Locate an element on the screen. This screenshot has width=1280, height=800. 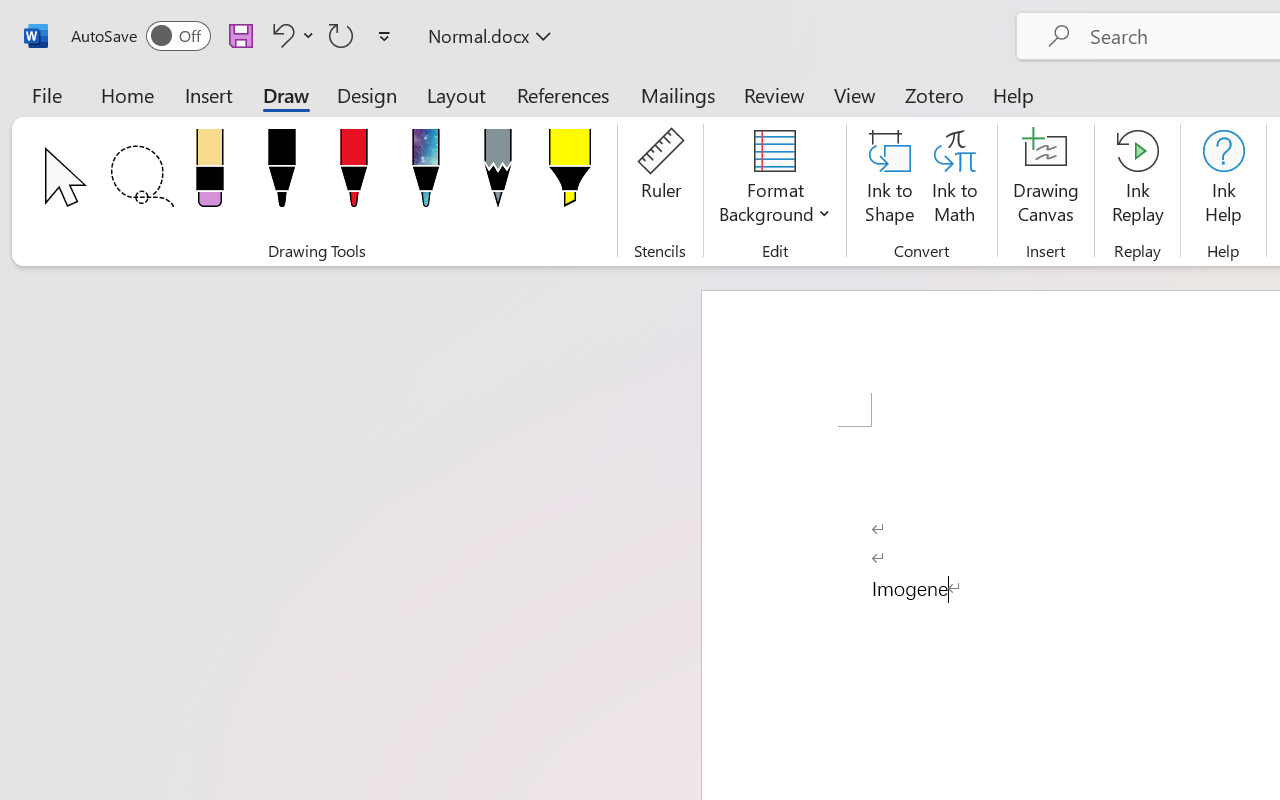
'Ink Replay' is located at coordinates (1137, 179).